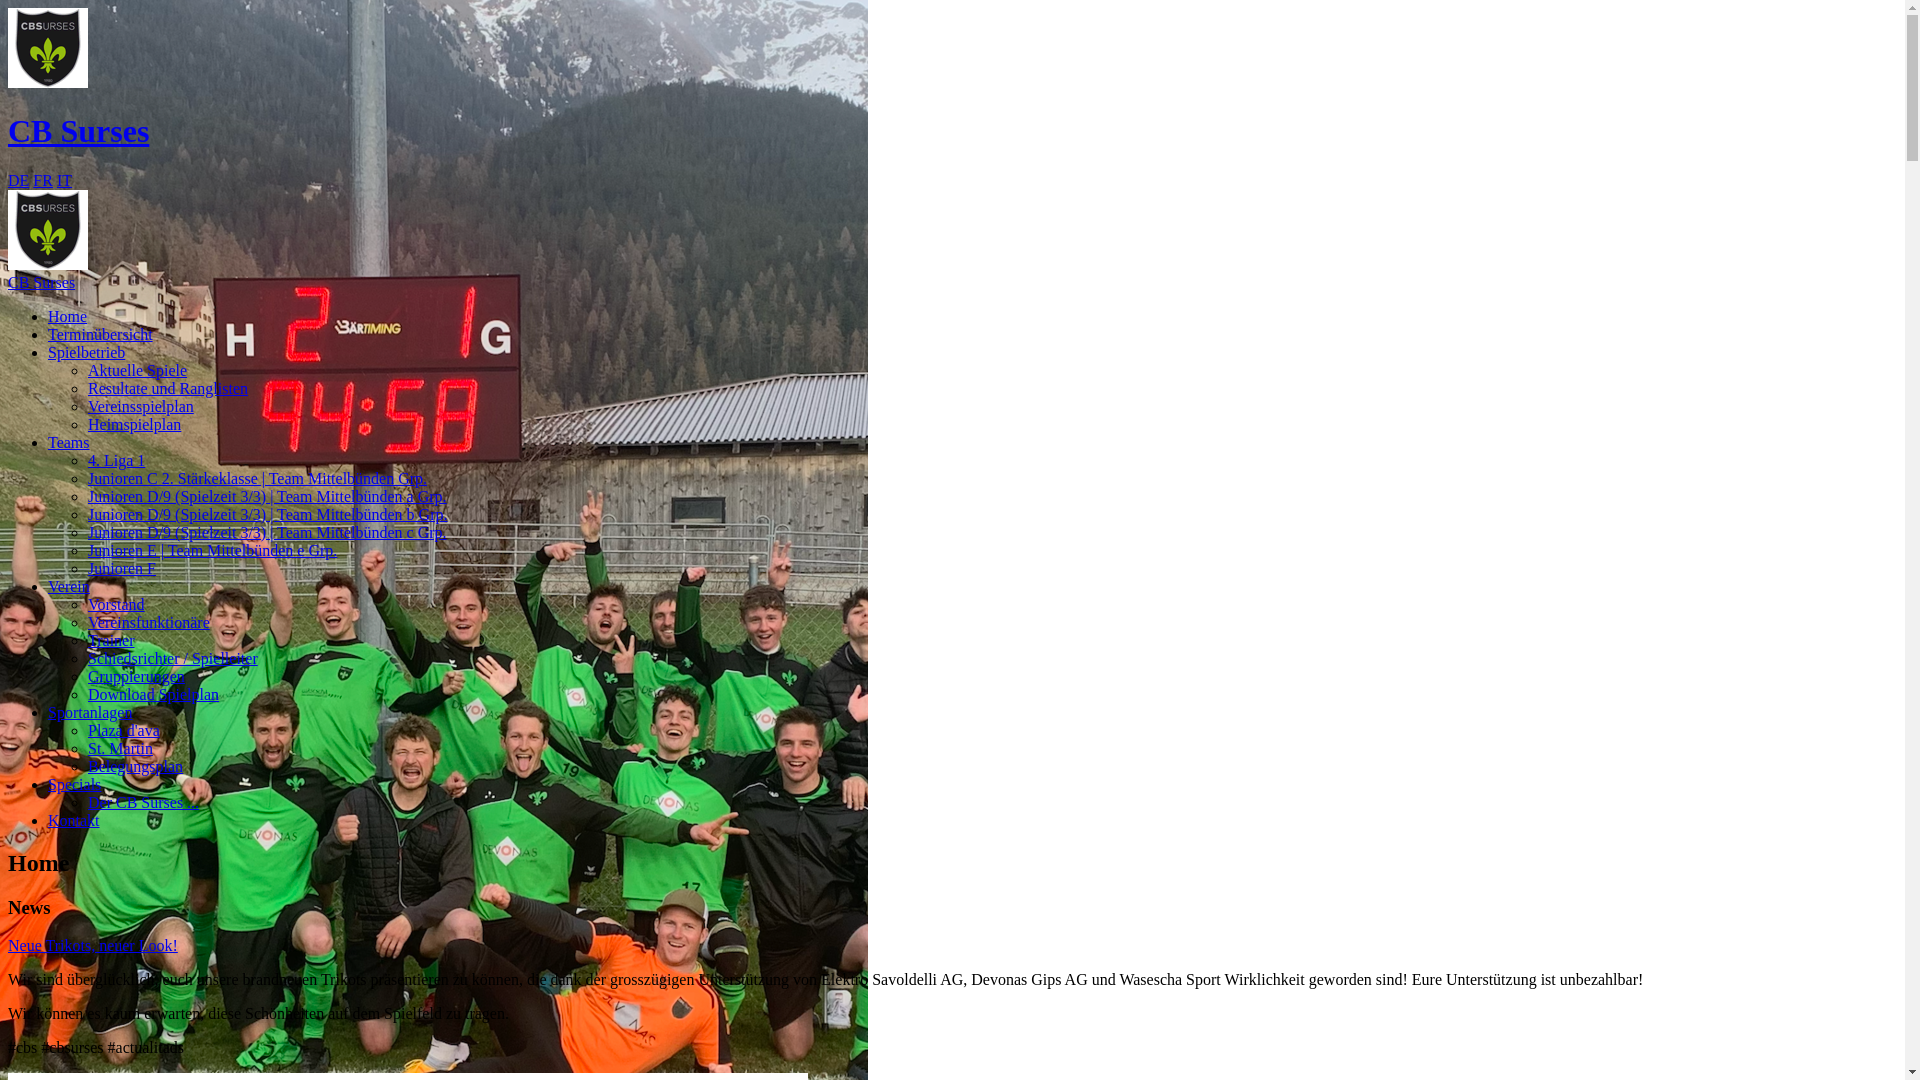  What do you see at coordinates (68, 585) in the screenshot?
I see `'Verein'` at bounding box center [68, 585].